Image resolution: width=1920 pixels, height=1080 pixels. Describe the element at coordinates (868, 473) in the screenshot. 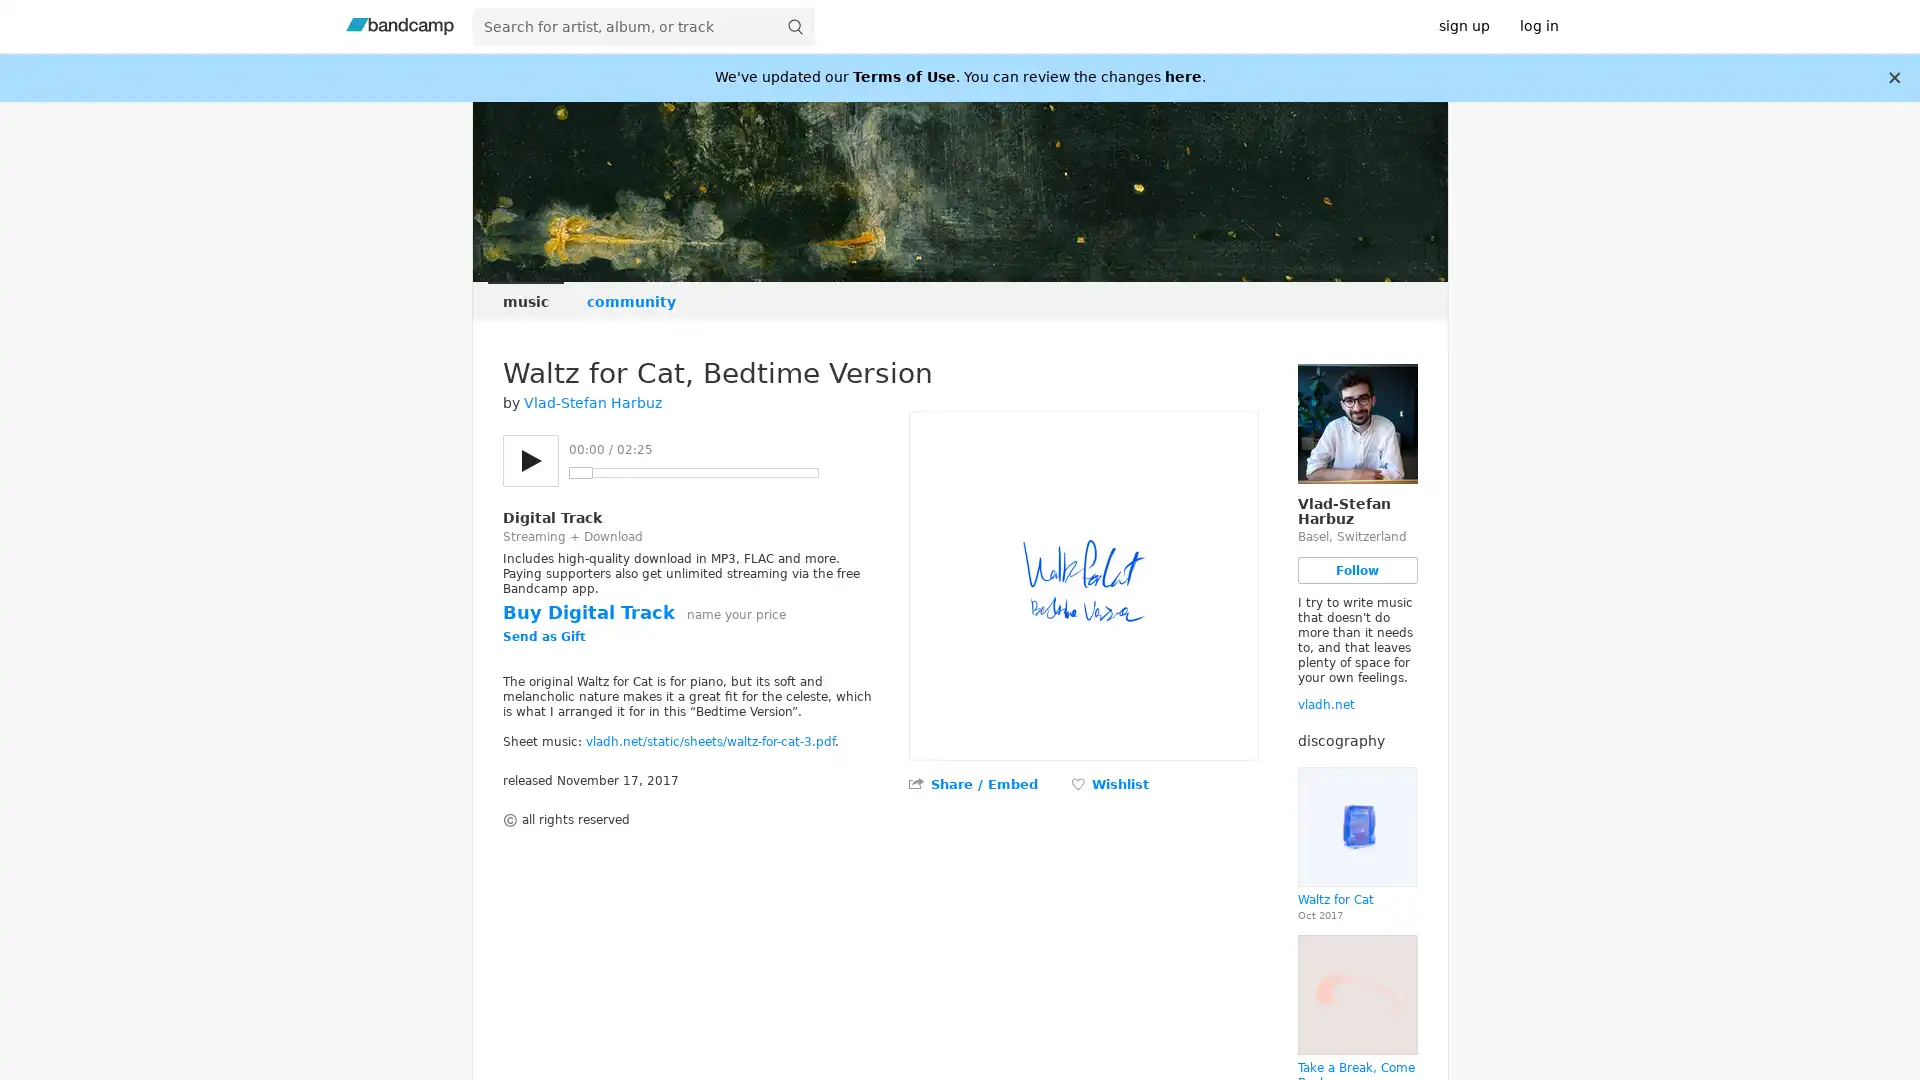

I see `Next track` at that location.